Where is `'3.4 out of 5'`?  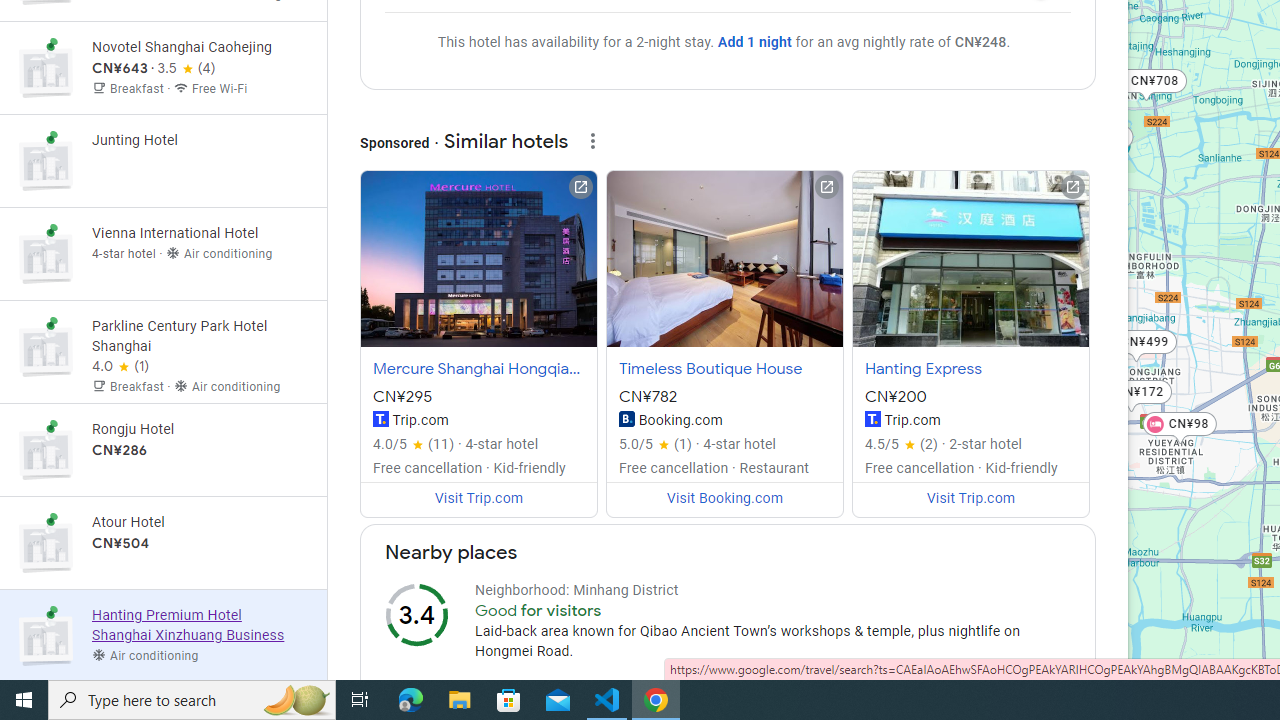 '3.4 out of 5' is located at coordinates (415, 613).